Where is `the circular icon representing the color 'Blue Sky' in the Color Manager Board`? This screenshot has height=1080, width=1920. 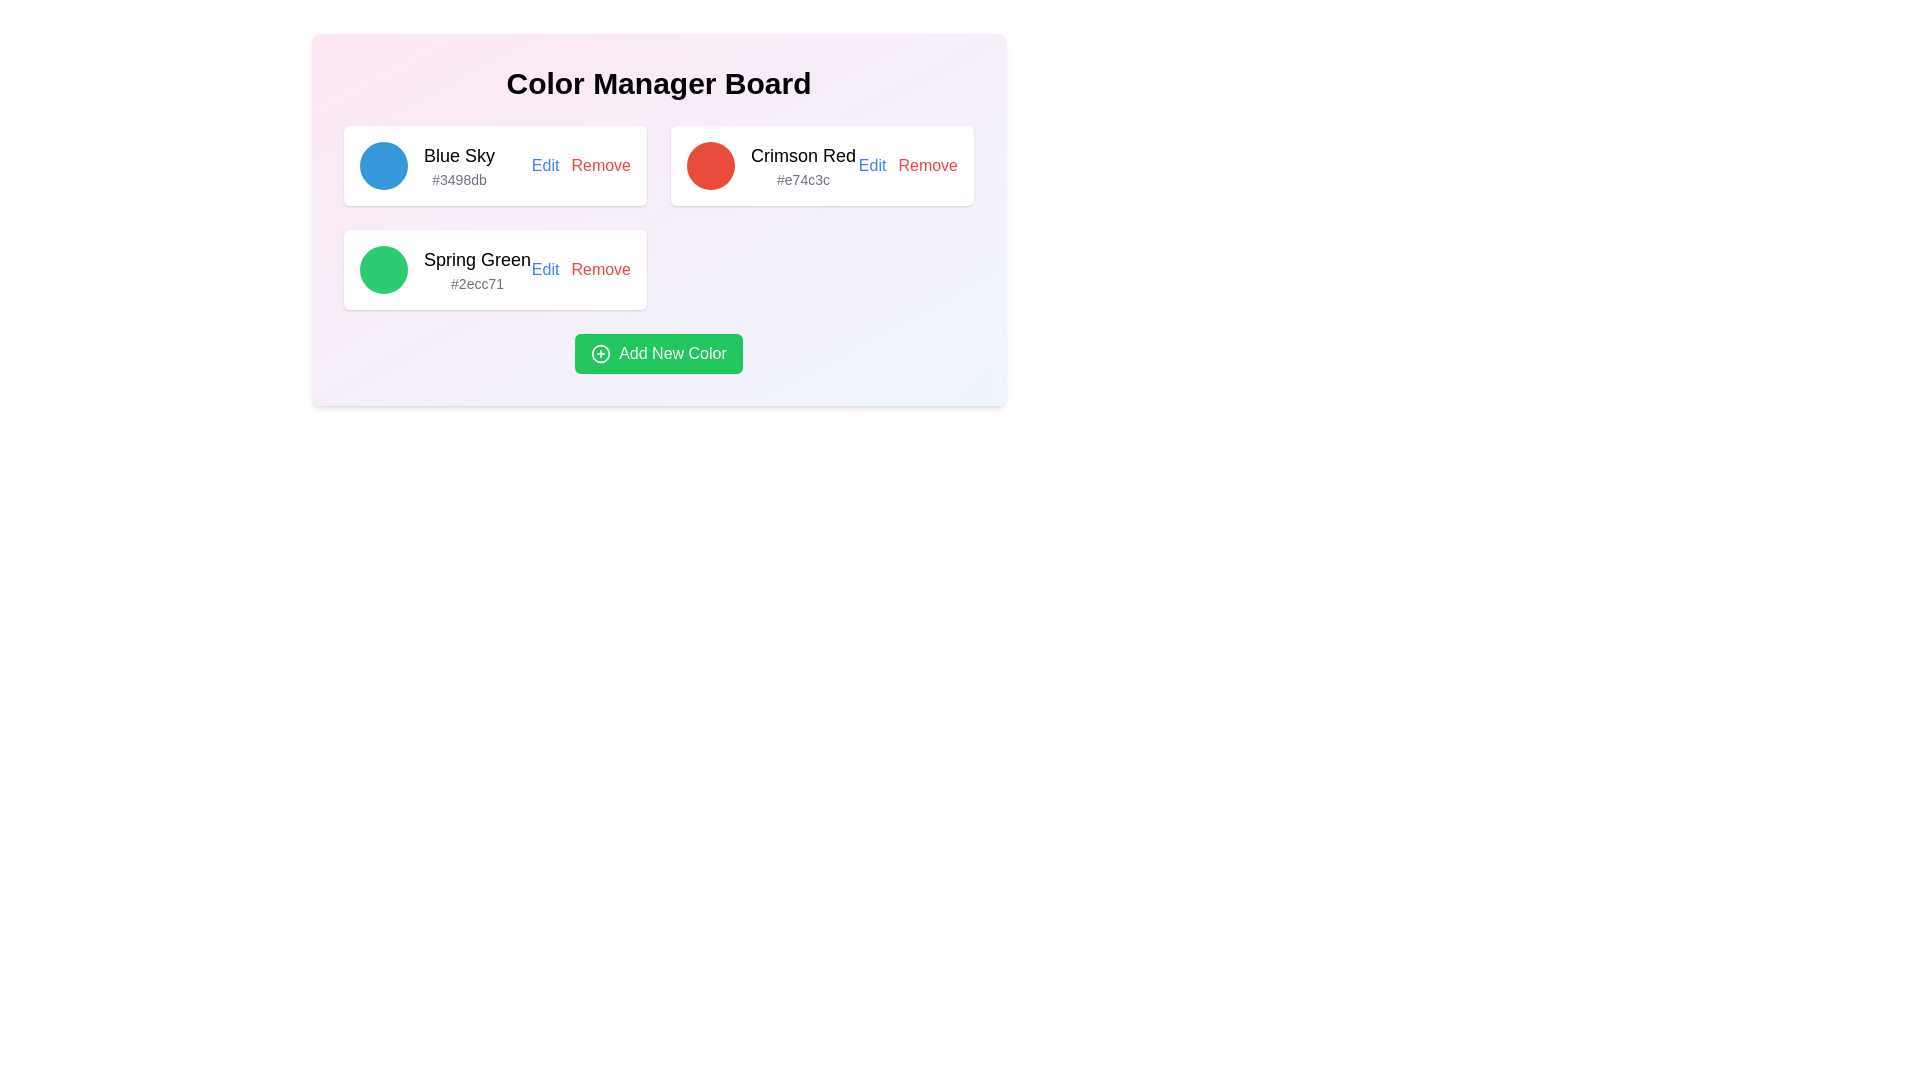 the circular icon representing the color 'Blue Sky' in the Color Manager Board is located at coordinates (384, 164).